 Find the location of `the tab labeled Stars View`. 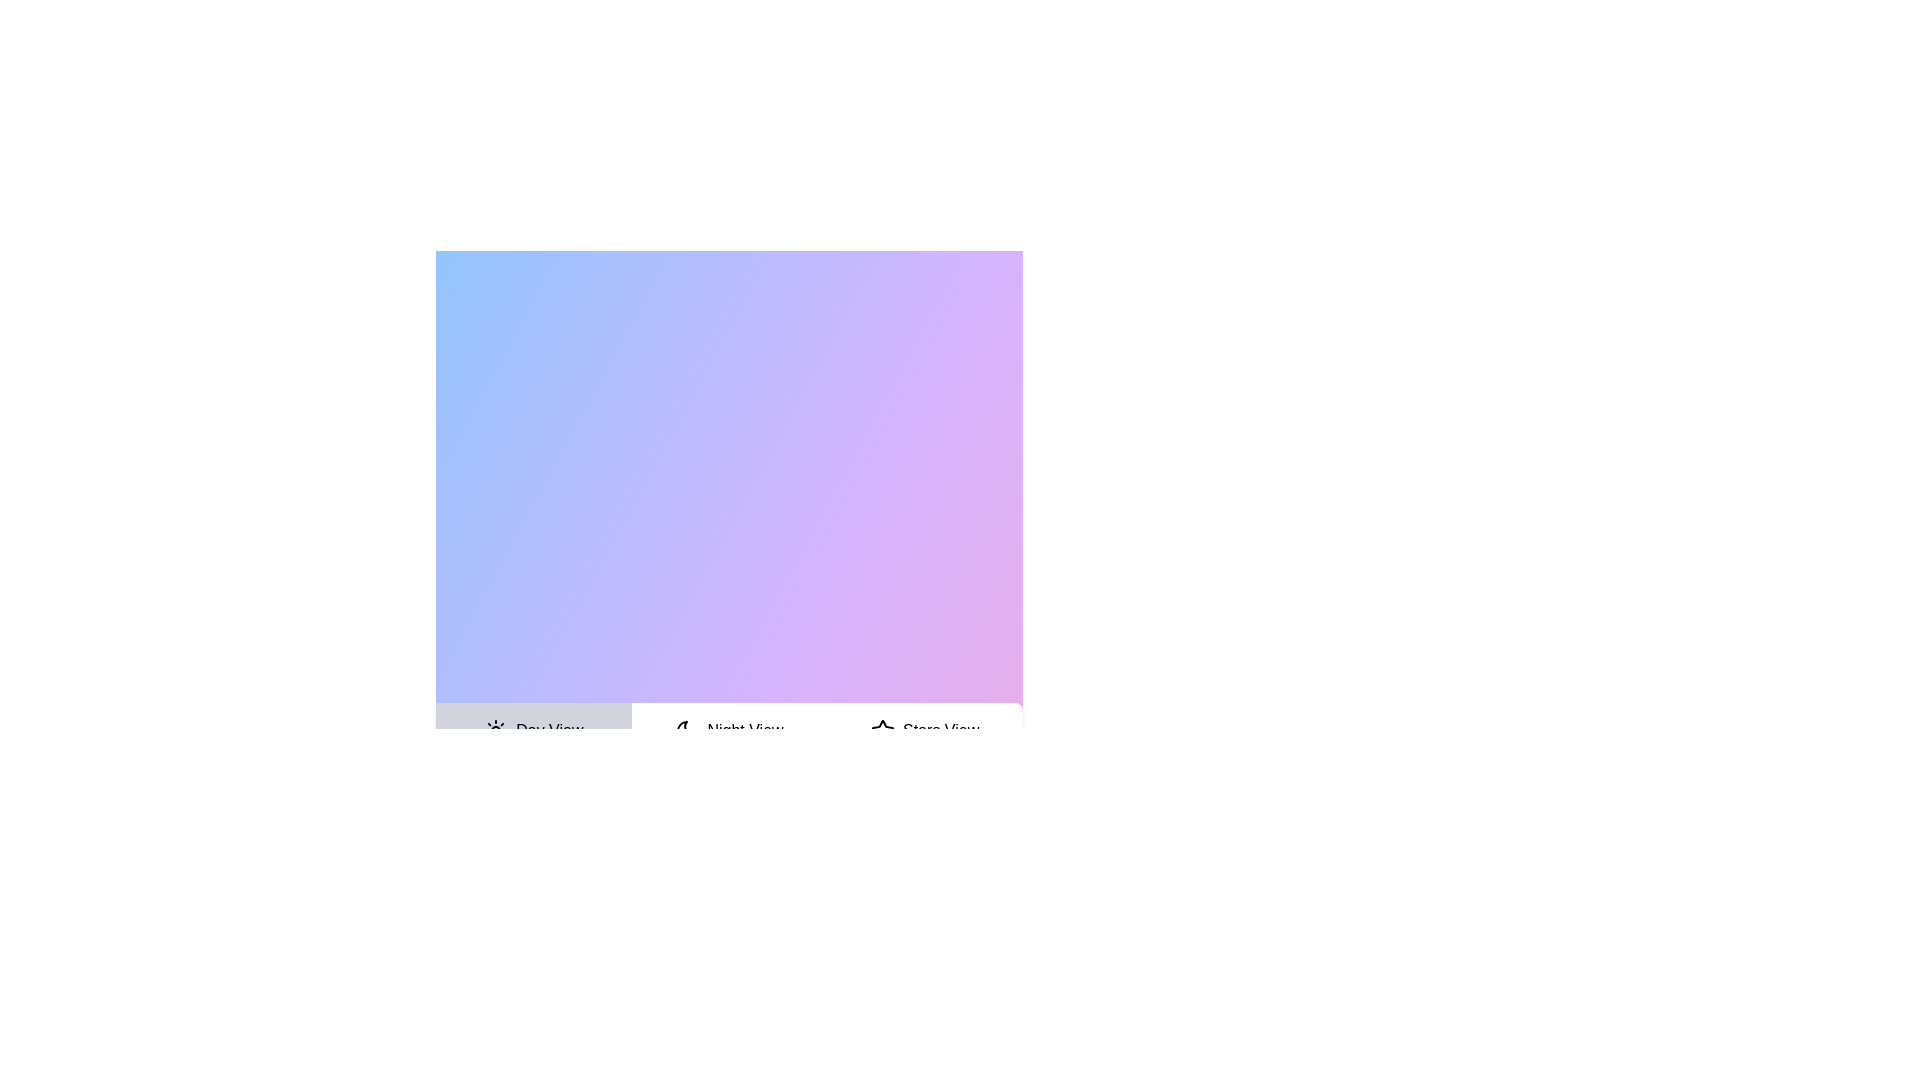

the tab labeled Stars View is located at coordinates (924, 730).